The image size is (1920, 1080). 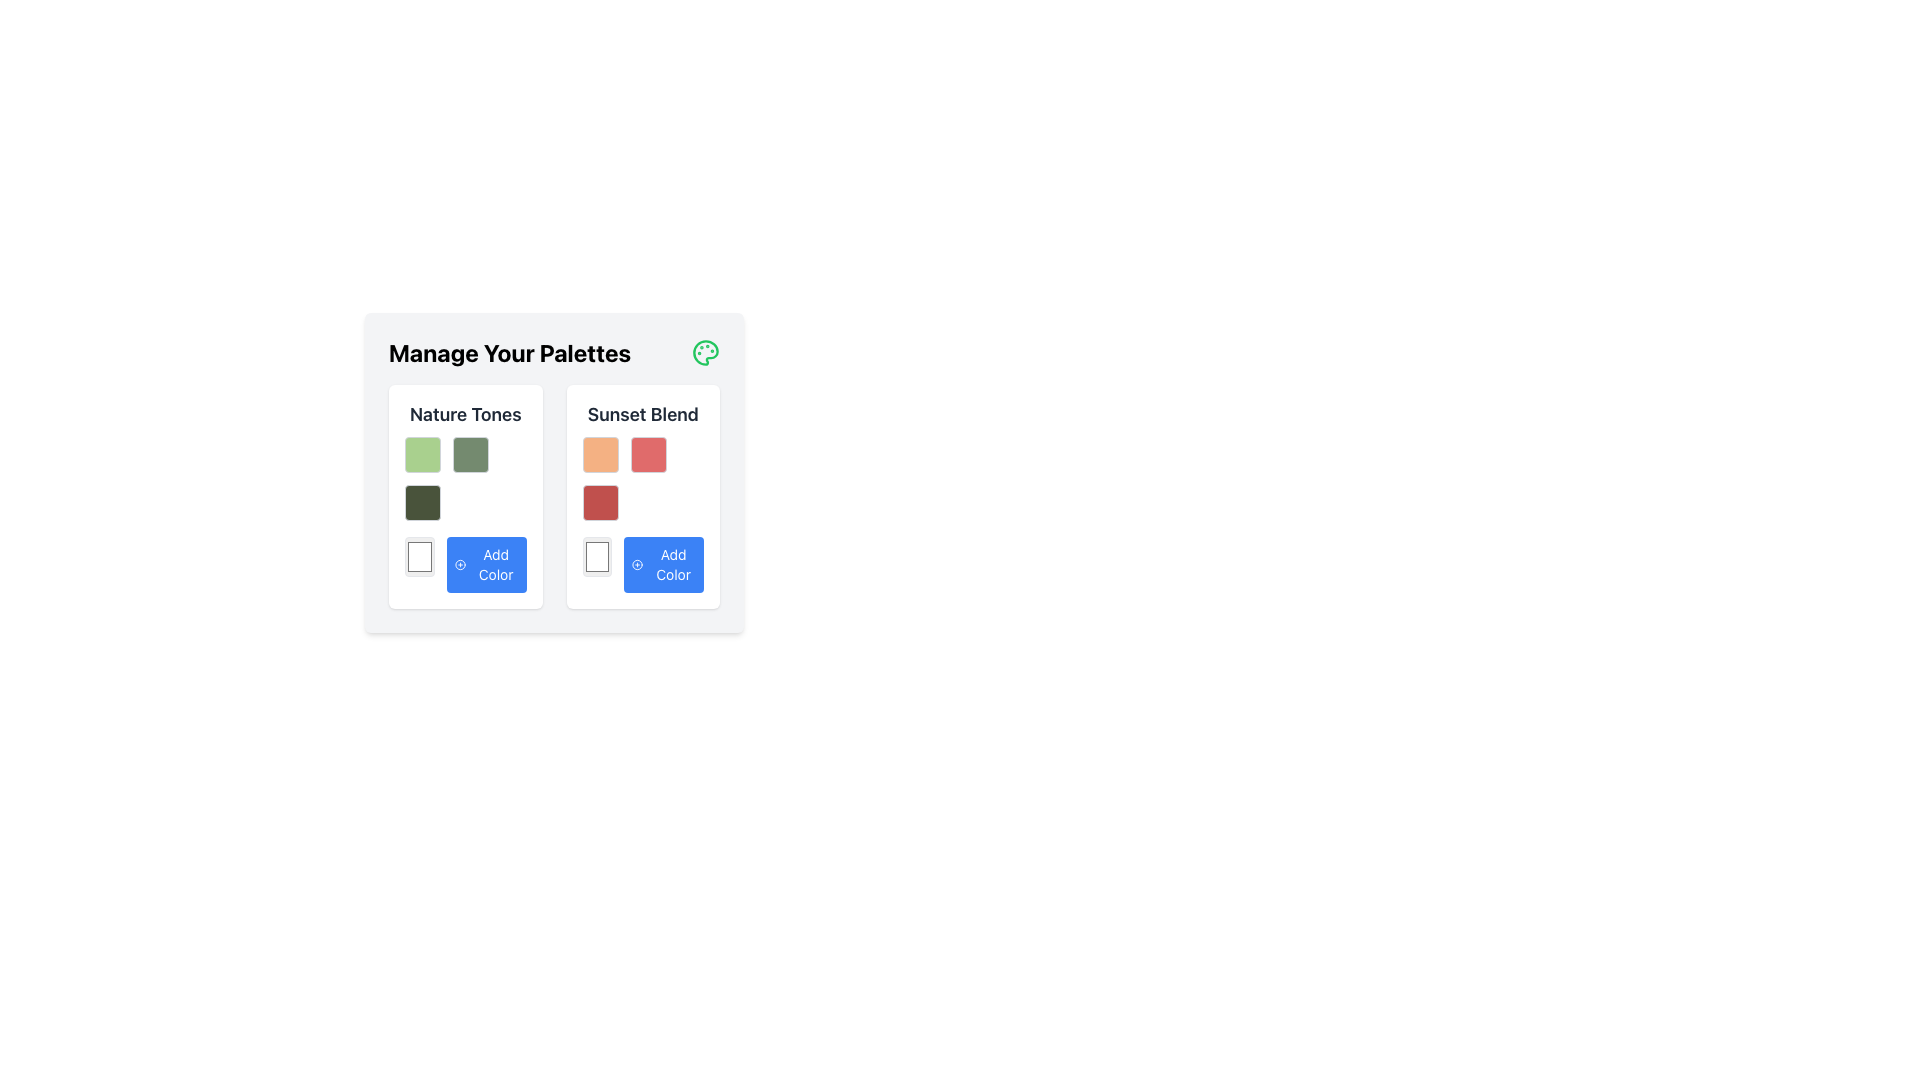 What do you see at coordinates (464, 478) in the screenshot?
I see `the medium green color swatch in the Color swatch group titled 'Nature Tones'` at bounding box center [464, 478].